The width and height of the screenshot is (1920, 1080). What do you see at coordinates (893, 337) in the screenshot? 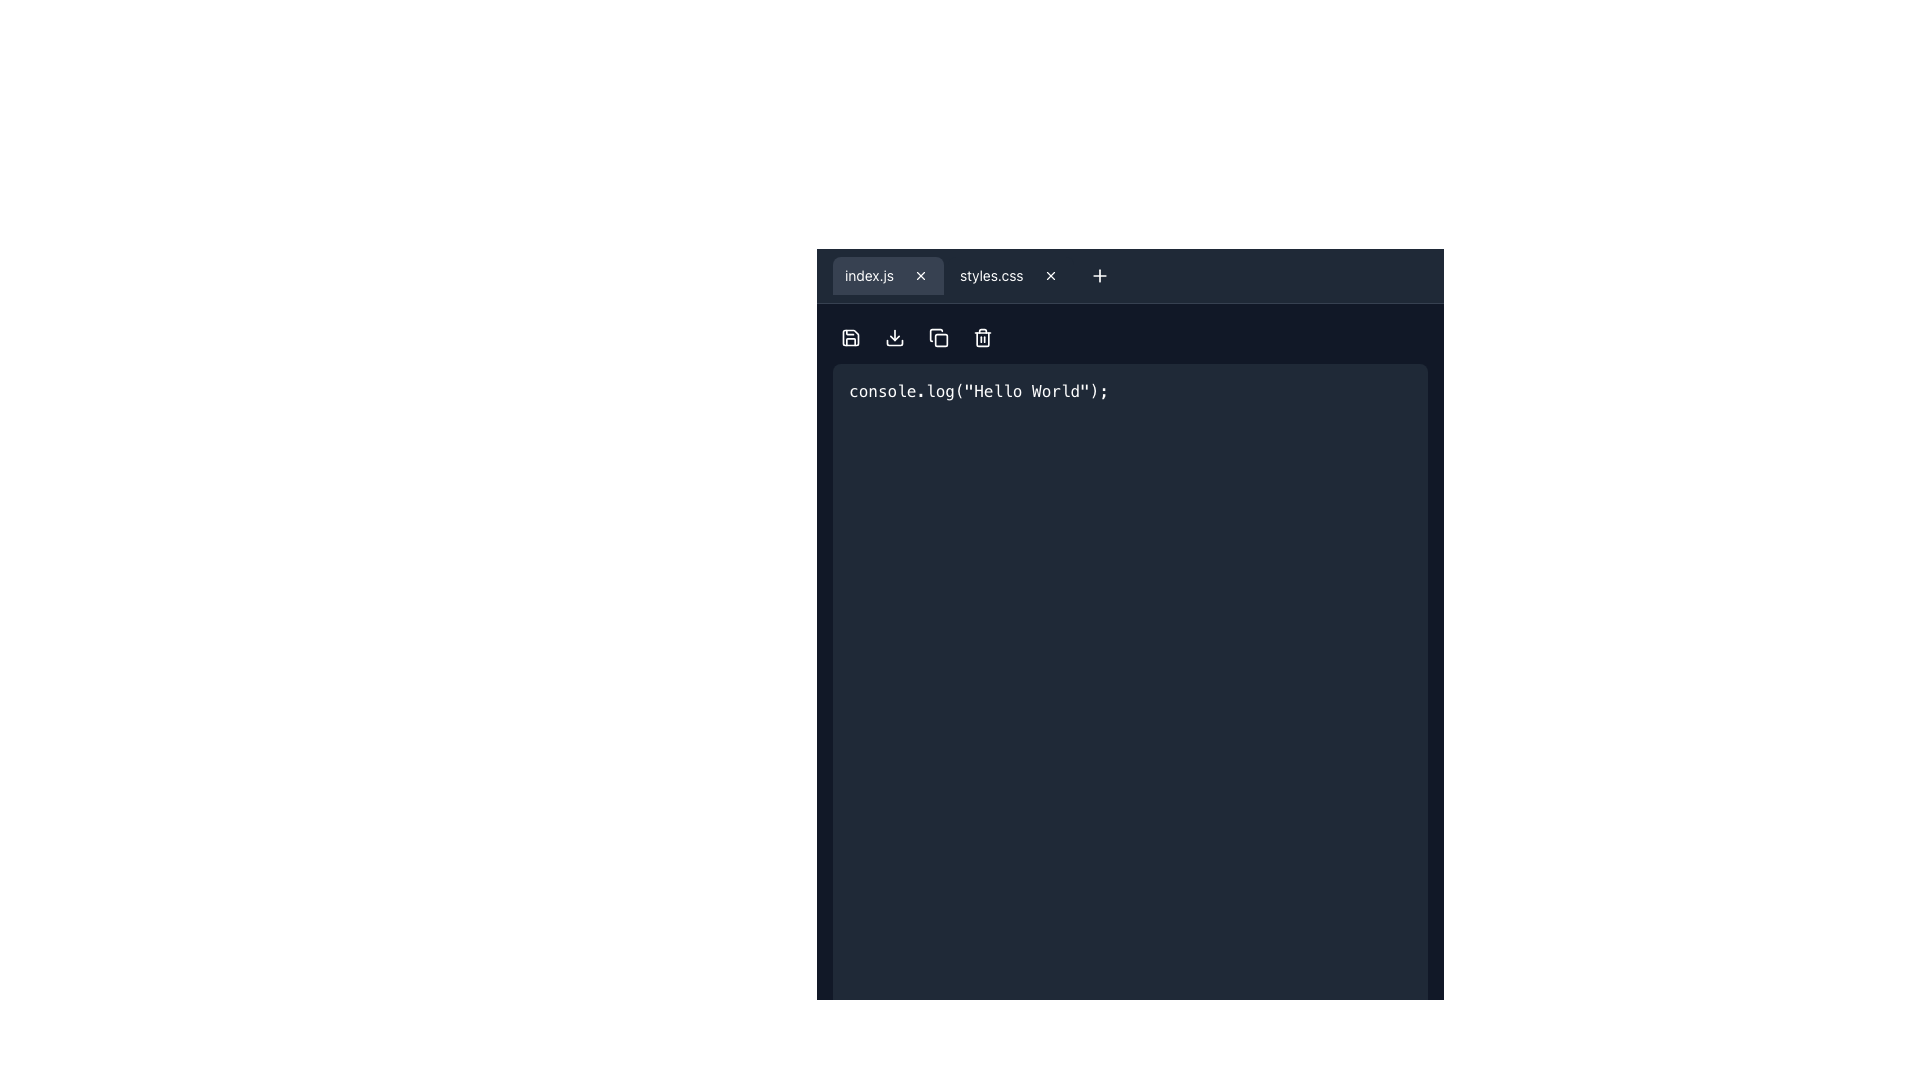
I see `the download button icon located in the top-right section of the interface` at bounding box center [893, 337].